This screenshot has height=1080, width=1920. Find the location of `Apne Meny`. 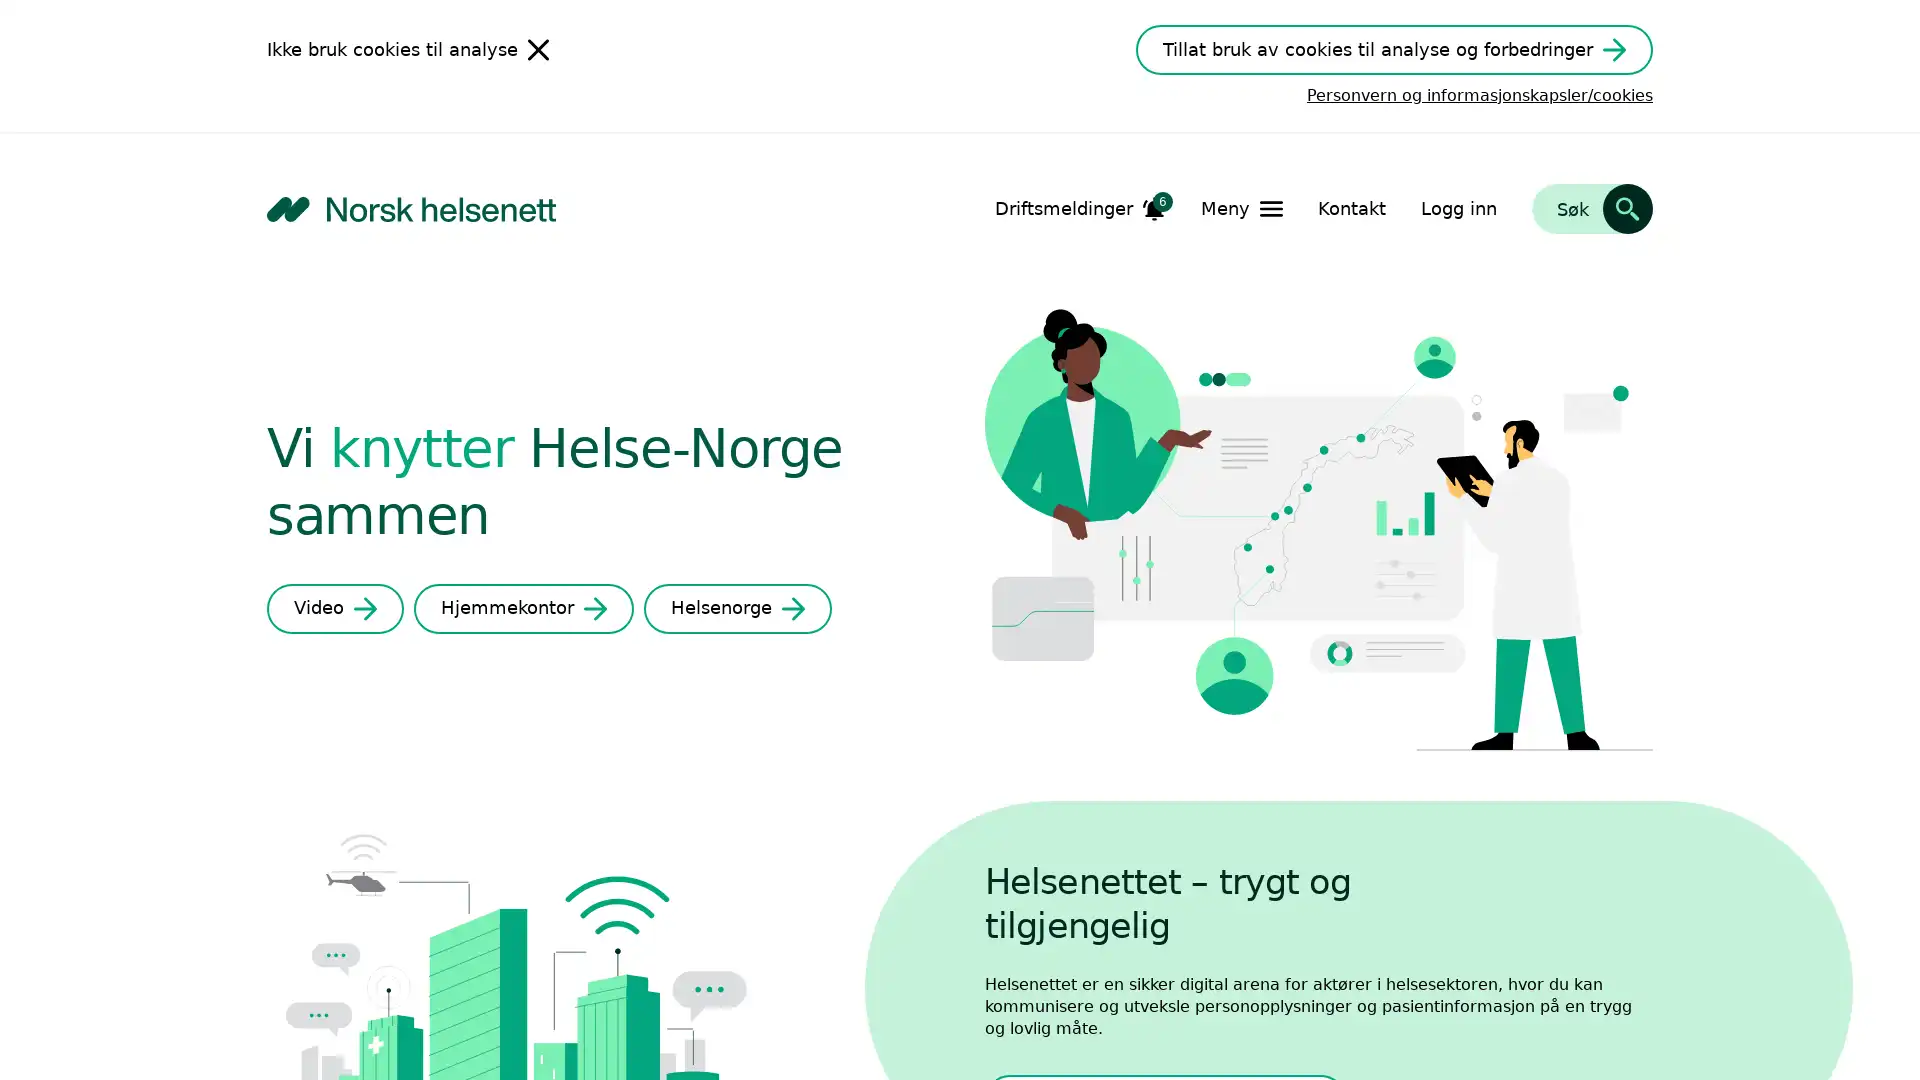

Apne Meny is located at coordinates (1241, 208).